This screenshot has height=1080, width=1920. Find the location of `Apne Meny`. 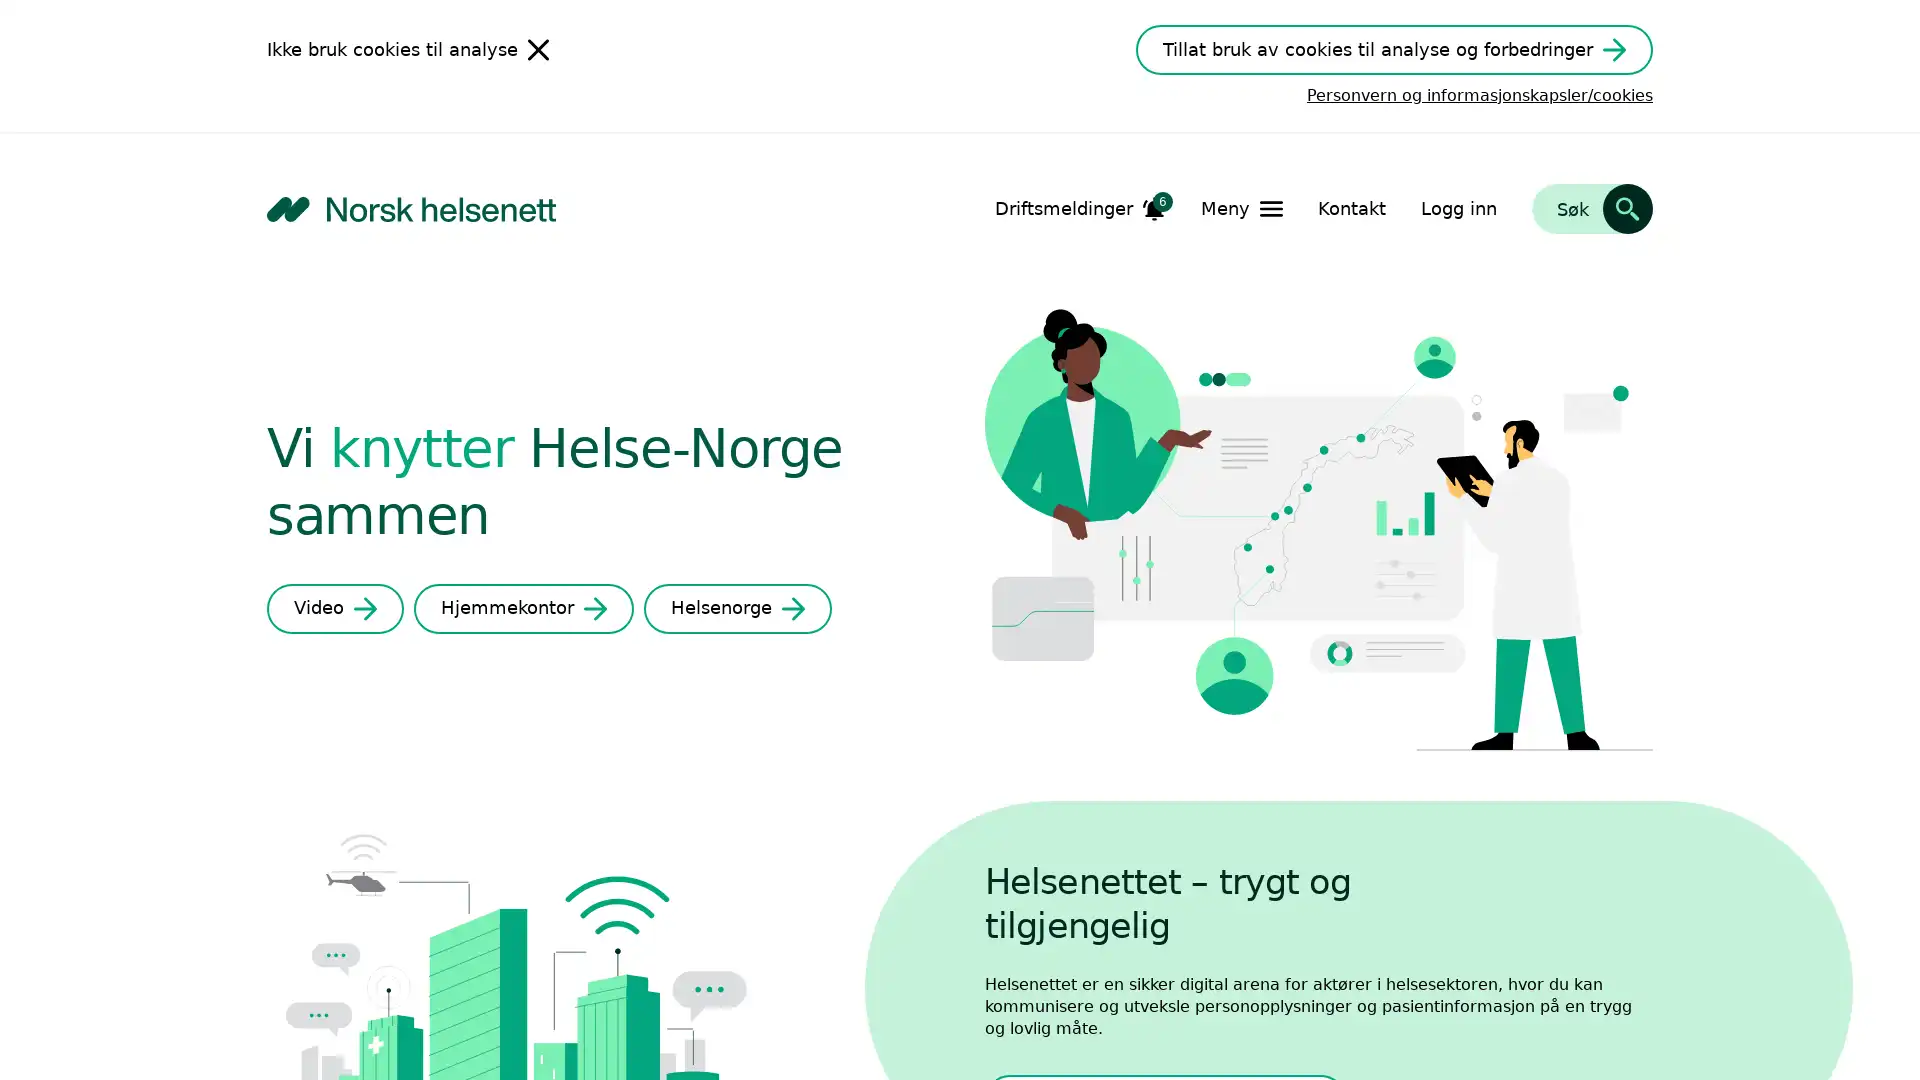

Apne Meny is located at coordinates (1241, 208).